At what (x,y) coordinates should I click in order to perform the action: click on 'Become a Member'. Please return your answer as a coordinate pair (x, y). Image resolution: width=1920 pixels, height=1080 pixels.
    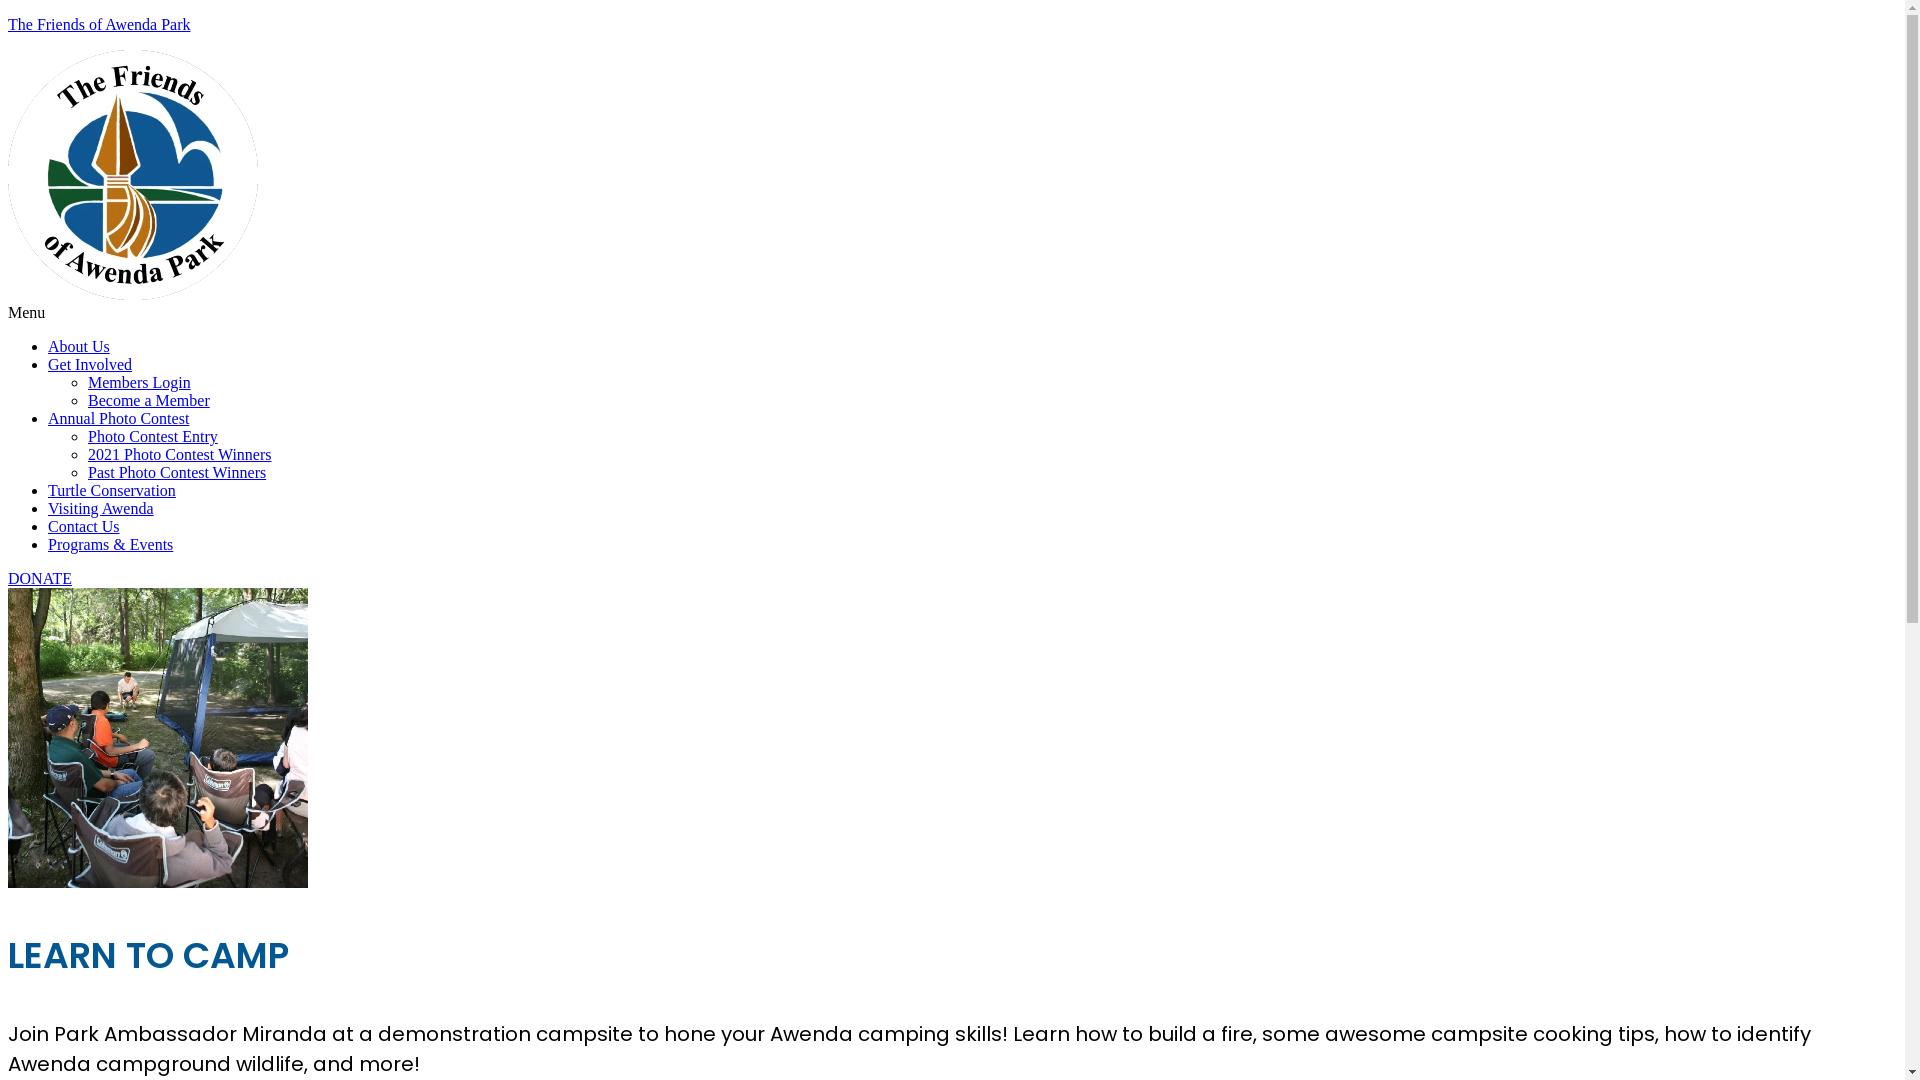
    Looking at the image, I should click on (147, 400).